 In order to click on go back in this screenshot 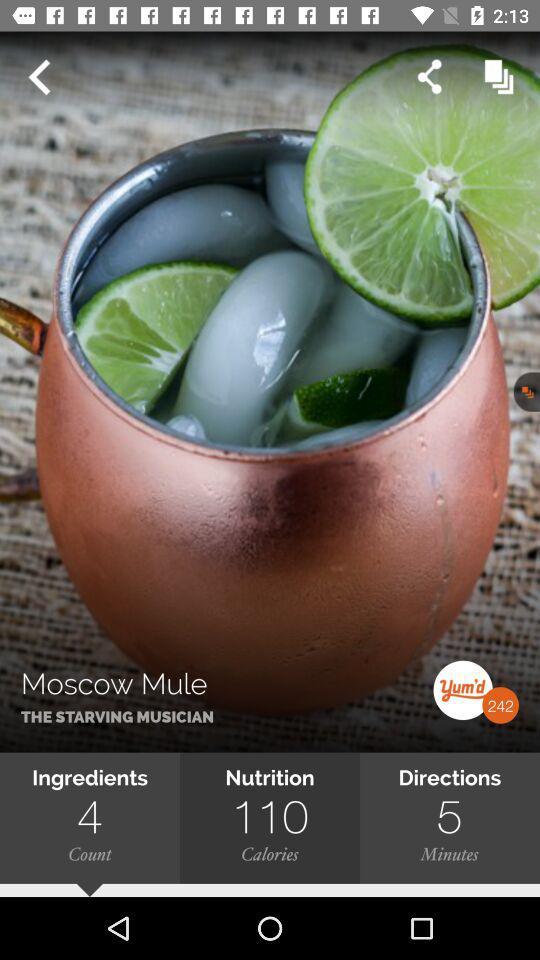, I will do `click(38, 77)`.